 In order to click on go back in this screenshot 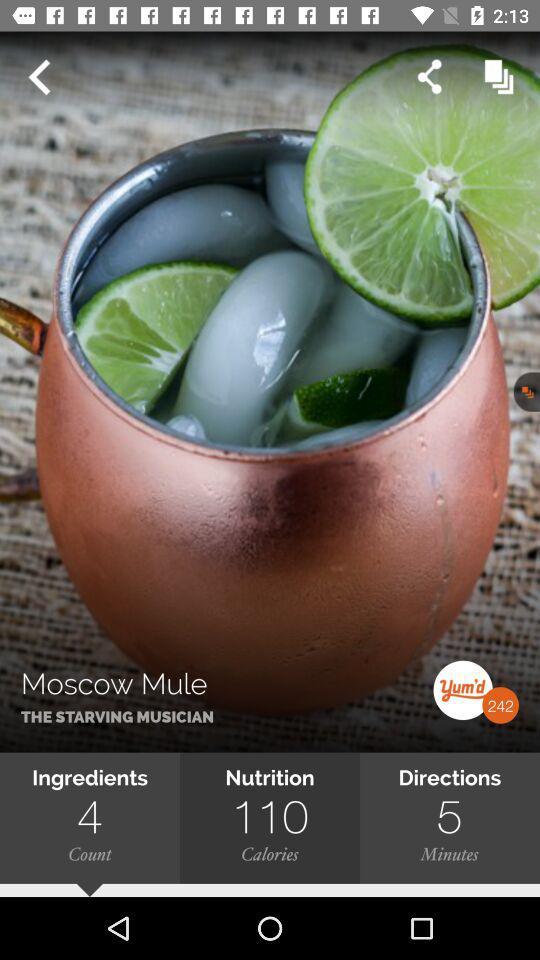, I will do `click(38, 77)`.